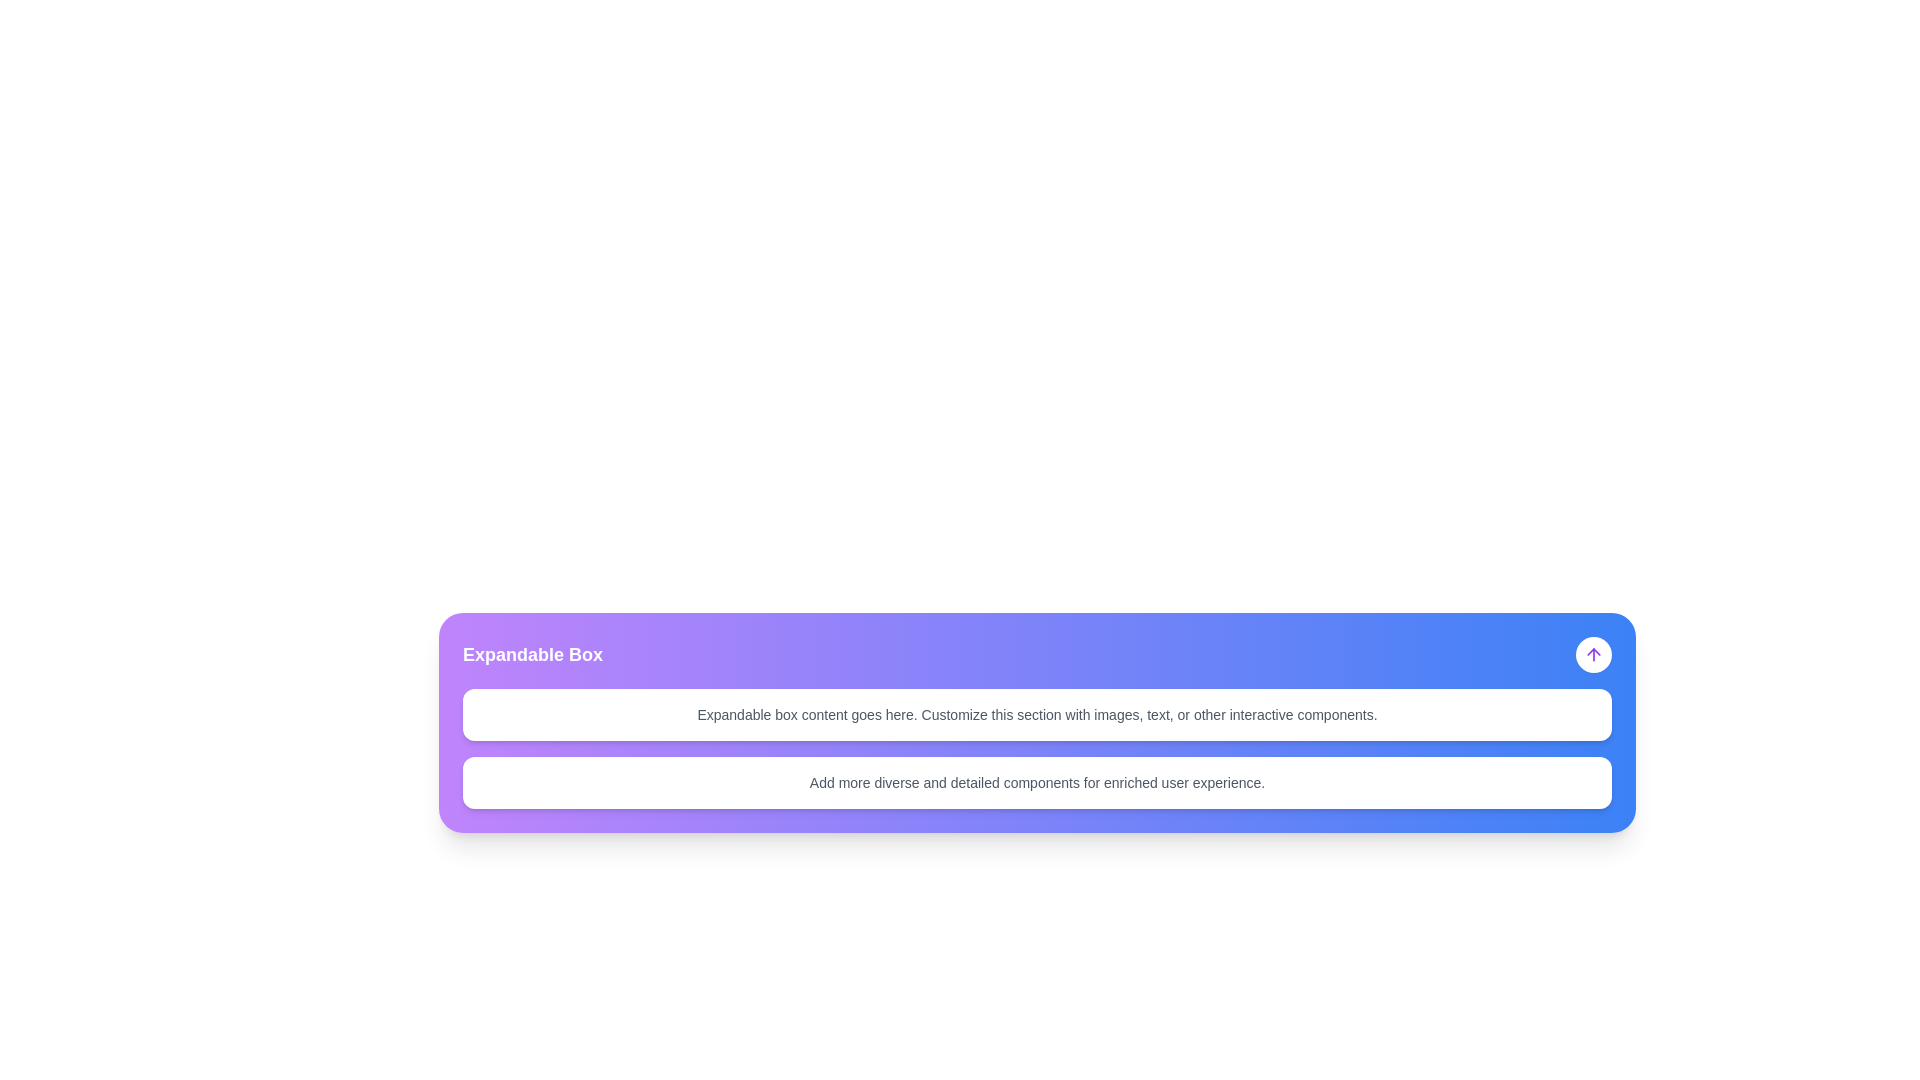  Describe the element at coordinates (1592, 655) in the screenshot. I see `the upward action icon located at the top-right corner of the expandable box, which is represented by a circular button` at that location.